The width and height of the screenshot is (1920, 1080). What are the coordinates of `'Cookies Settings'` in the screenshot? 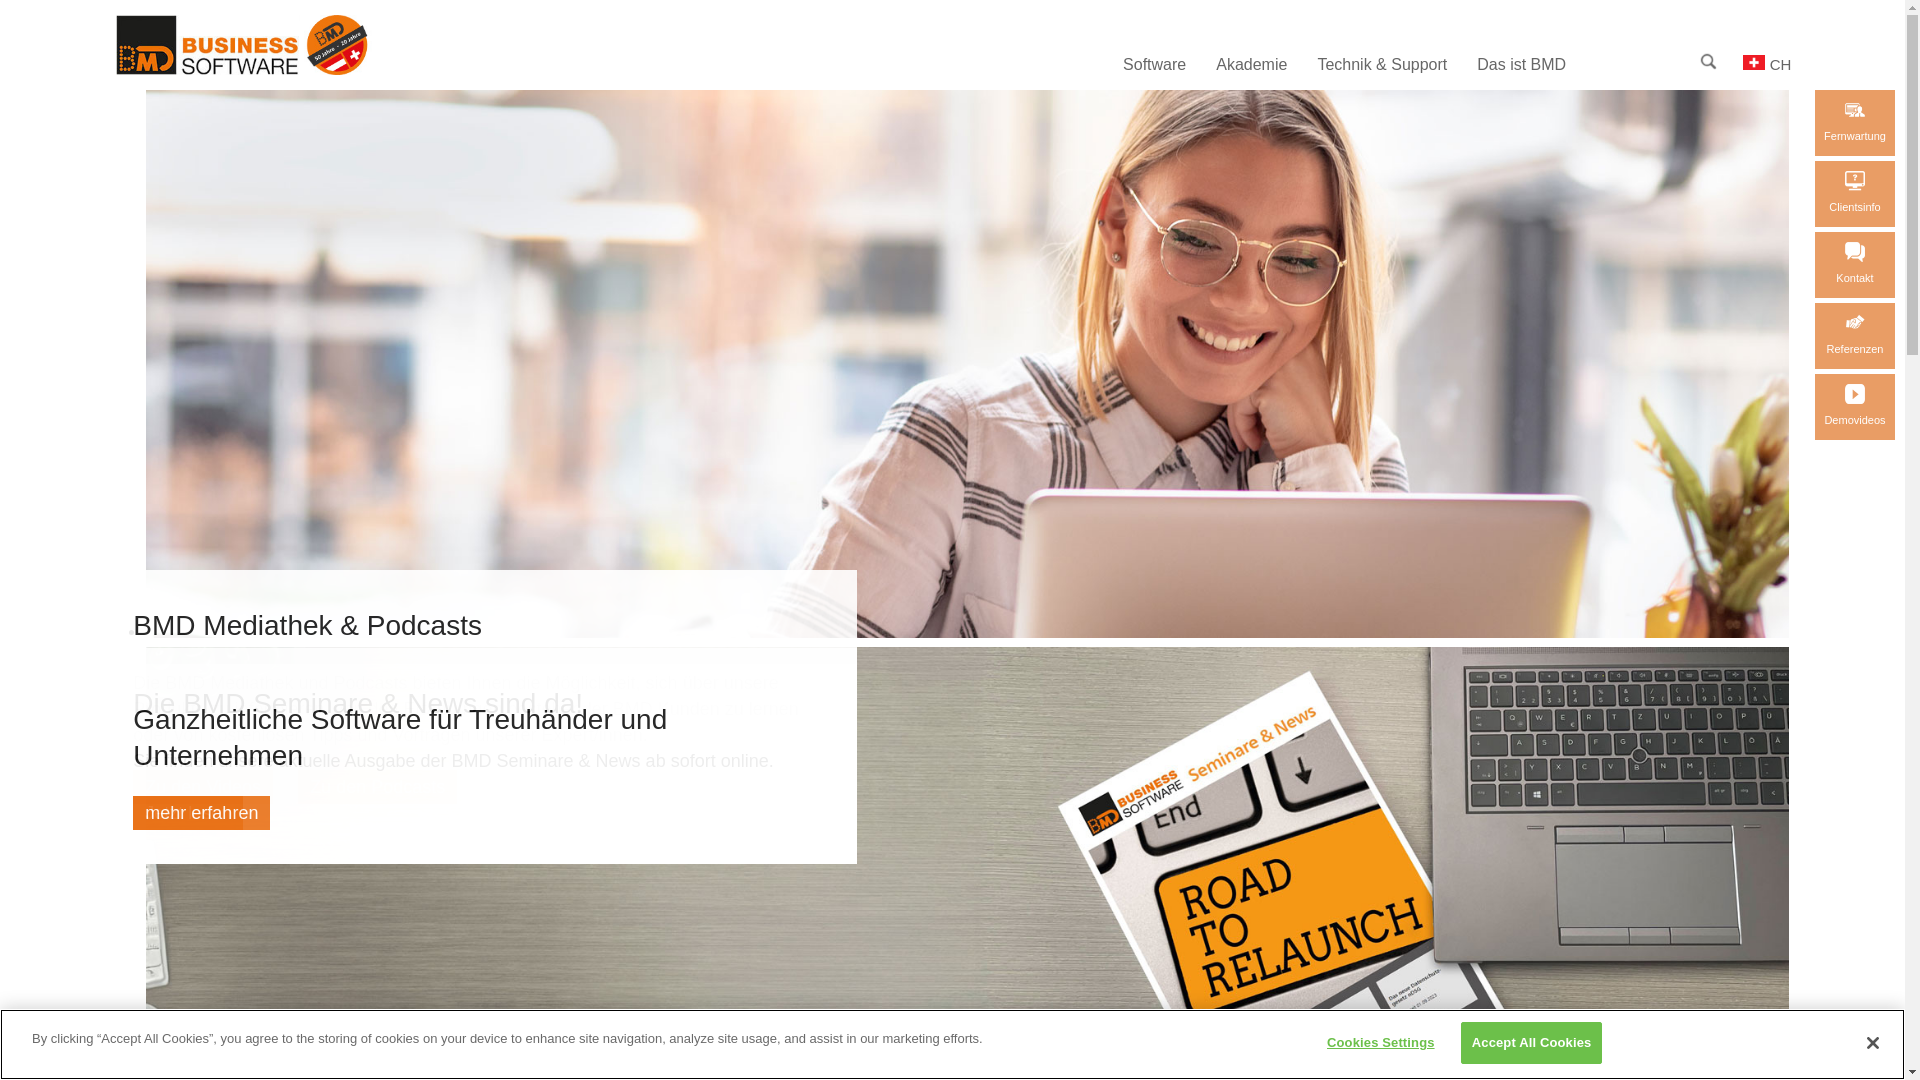 It's located at (1379, 1041).